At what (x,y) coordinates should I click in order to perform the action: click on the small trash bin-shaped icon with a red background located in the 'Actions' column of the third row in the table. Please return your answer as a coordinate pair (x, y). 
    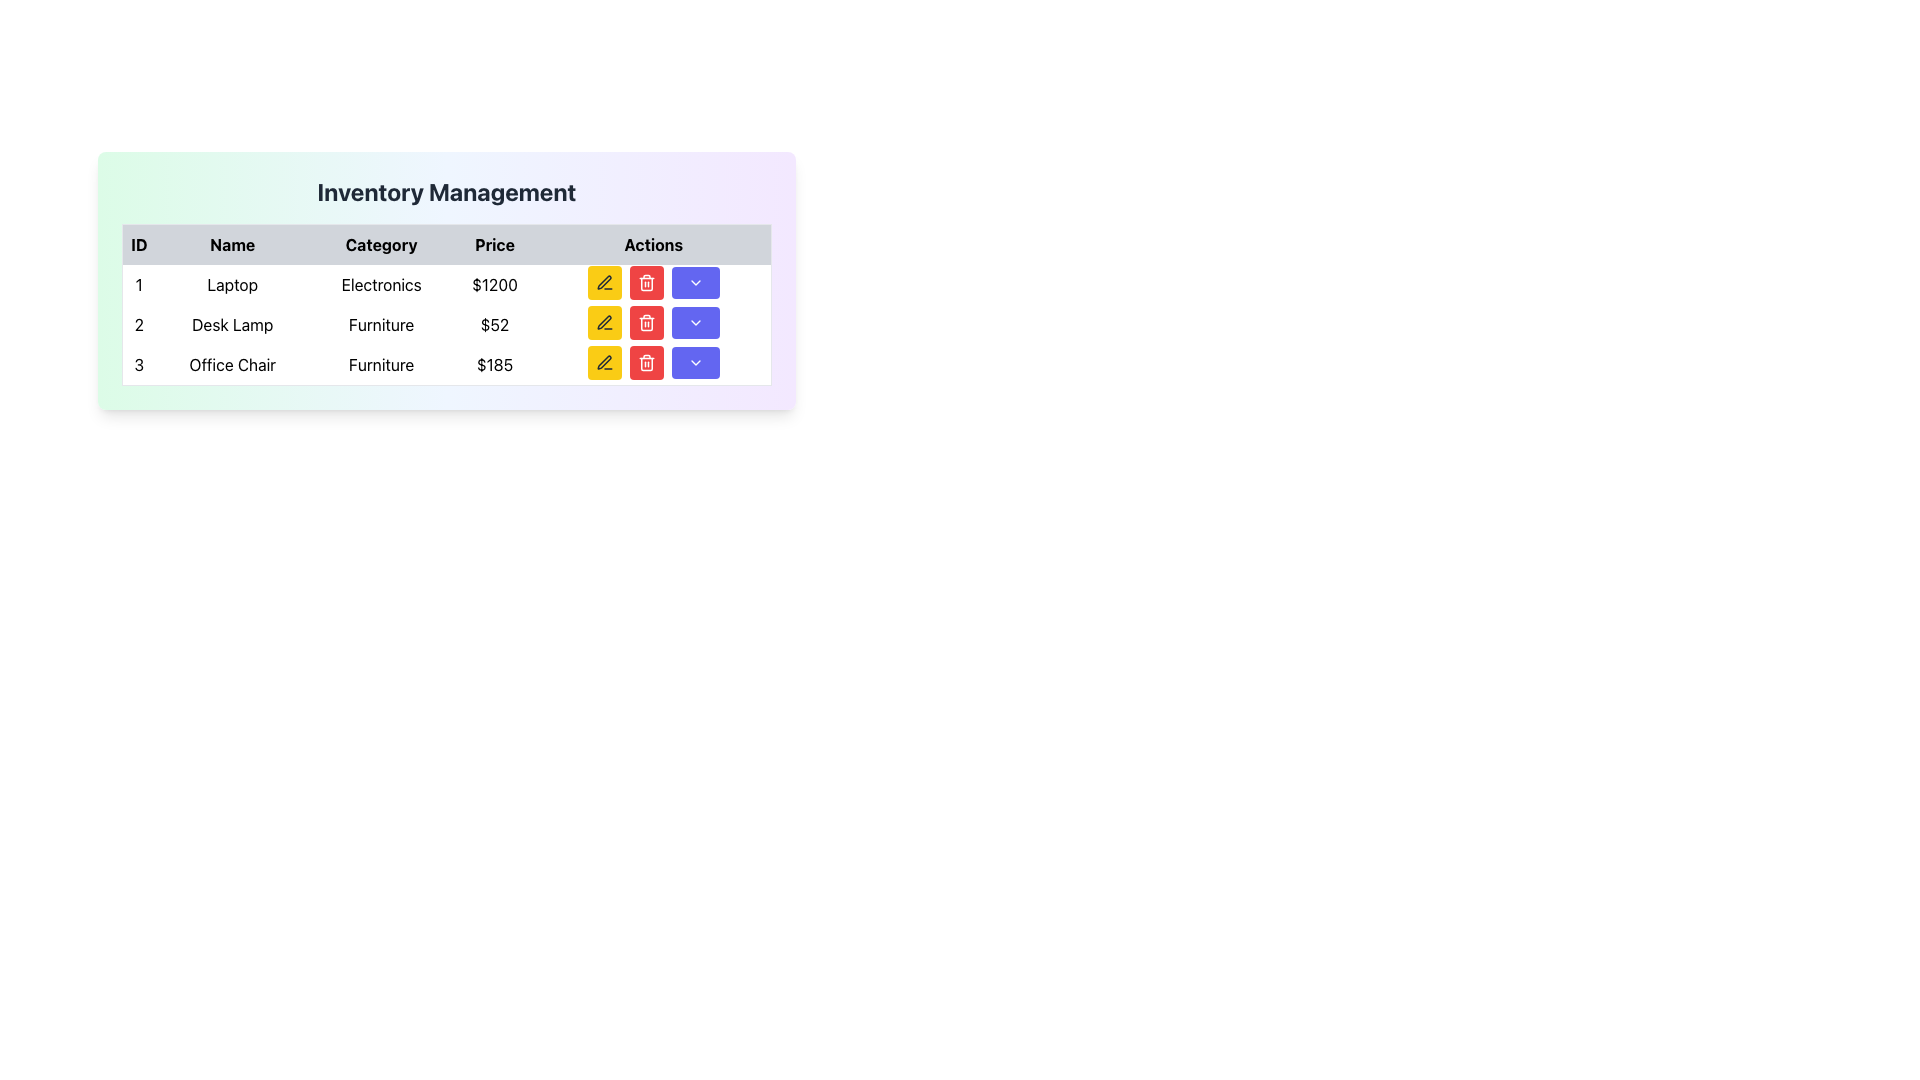
    Looking at the image, I should click on (646, 362).